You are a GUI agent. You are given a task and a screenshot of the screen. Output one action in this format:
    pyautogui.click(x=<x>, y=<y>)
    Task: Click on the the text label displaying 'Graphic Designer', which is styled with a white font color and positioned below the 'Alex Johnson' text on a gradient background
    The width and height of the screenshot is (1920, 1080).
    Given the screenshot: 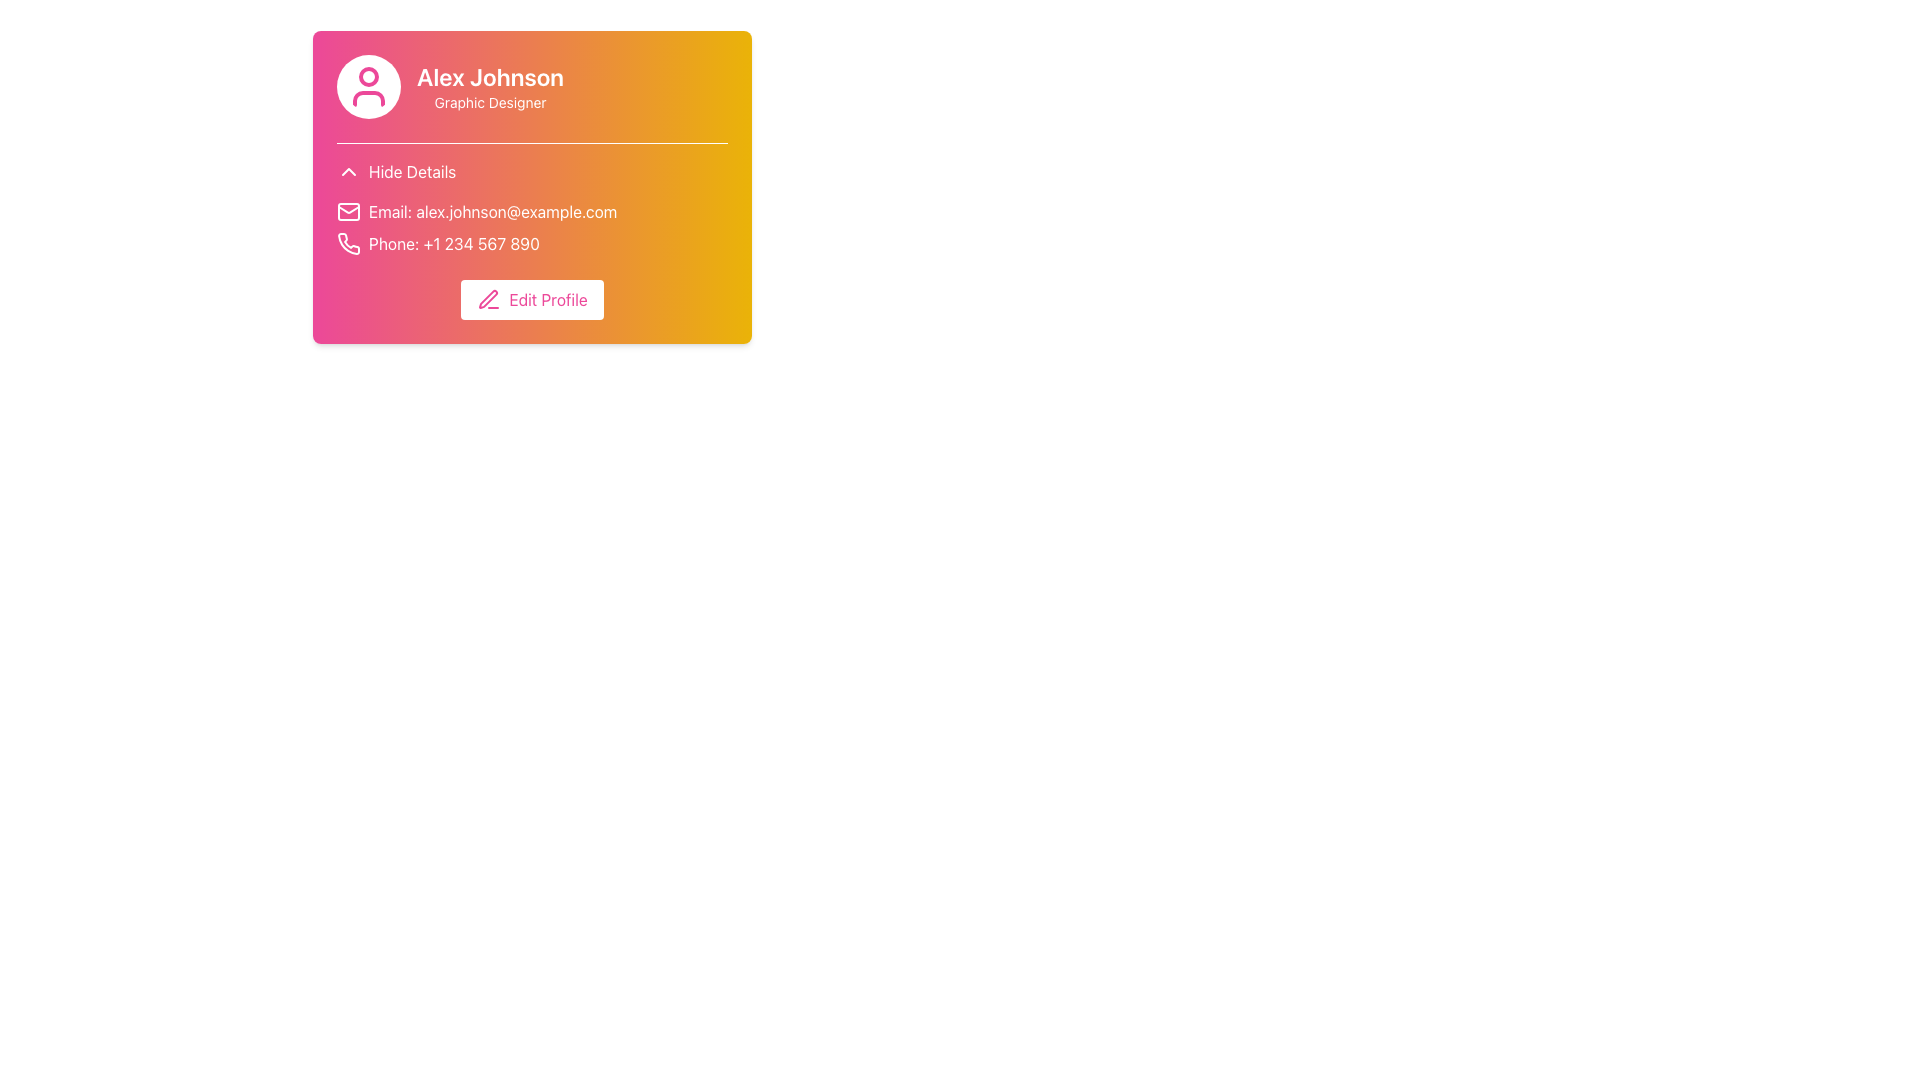 What is the action you would take?
    pyautogui.click(x=490, y=103)
    